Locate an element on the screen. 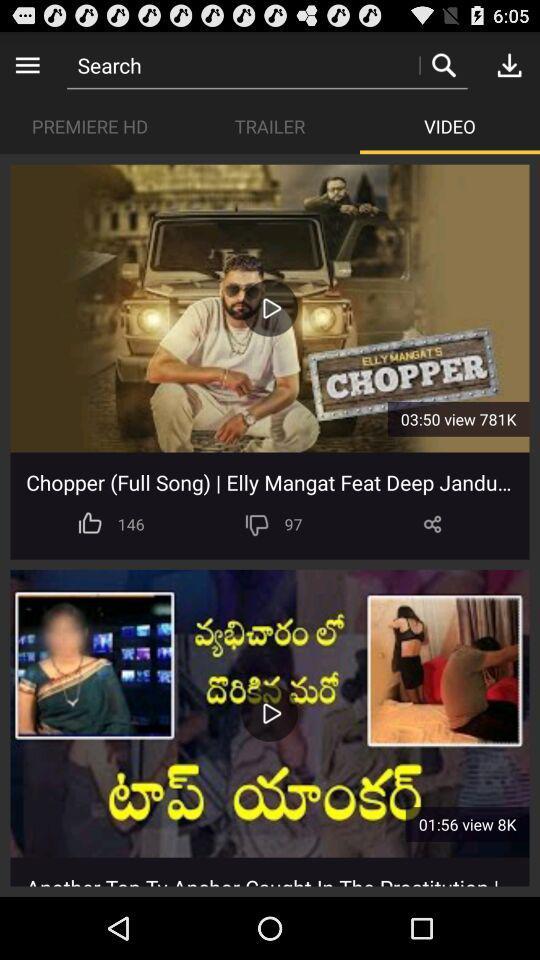  icon below chopper full song item is located at coordinates (257, 523).